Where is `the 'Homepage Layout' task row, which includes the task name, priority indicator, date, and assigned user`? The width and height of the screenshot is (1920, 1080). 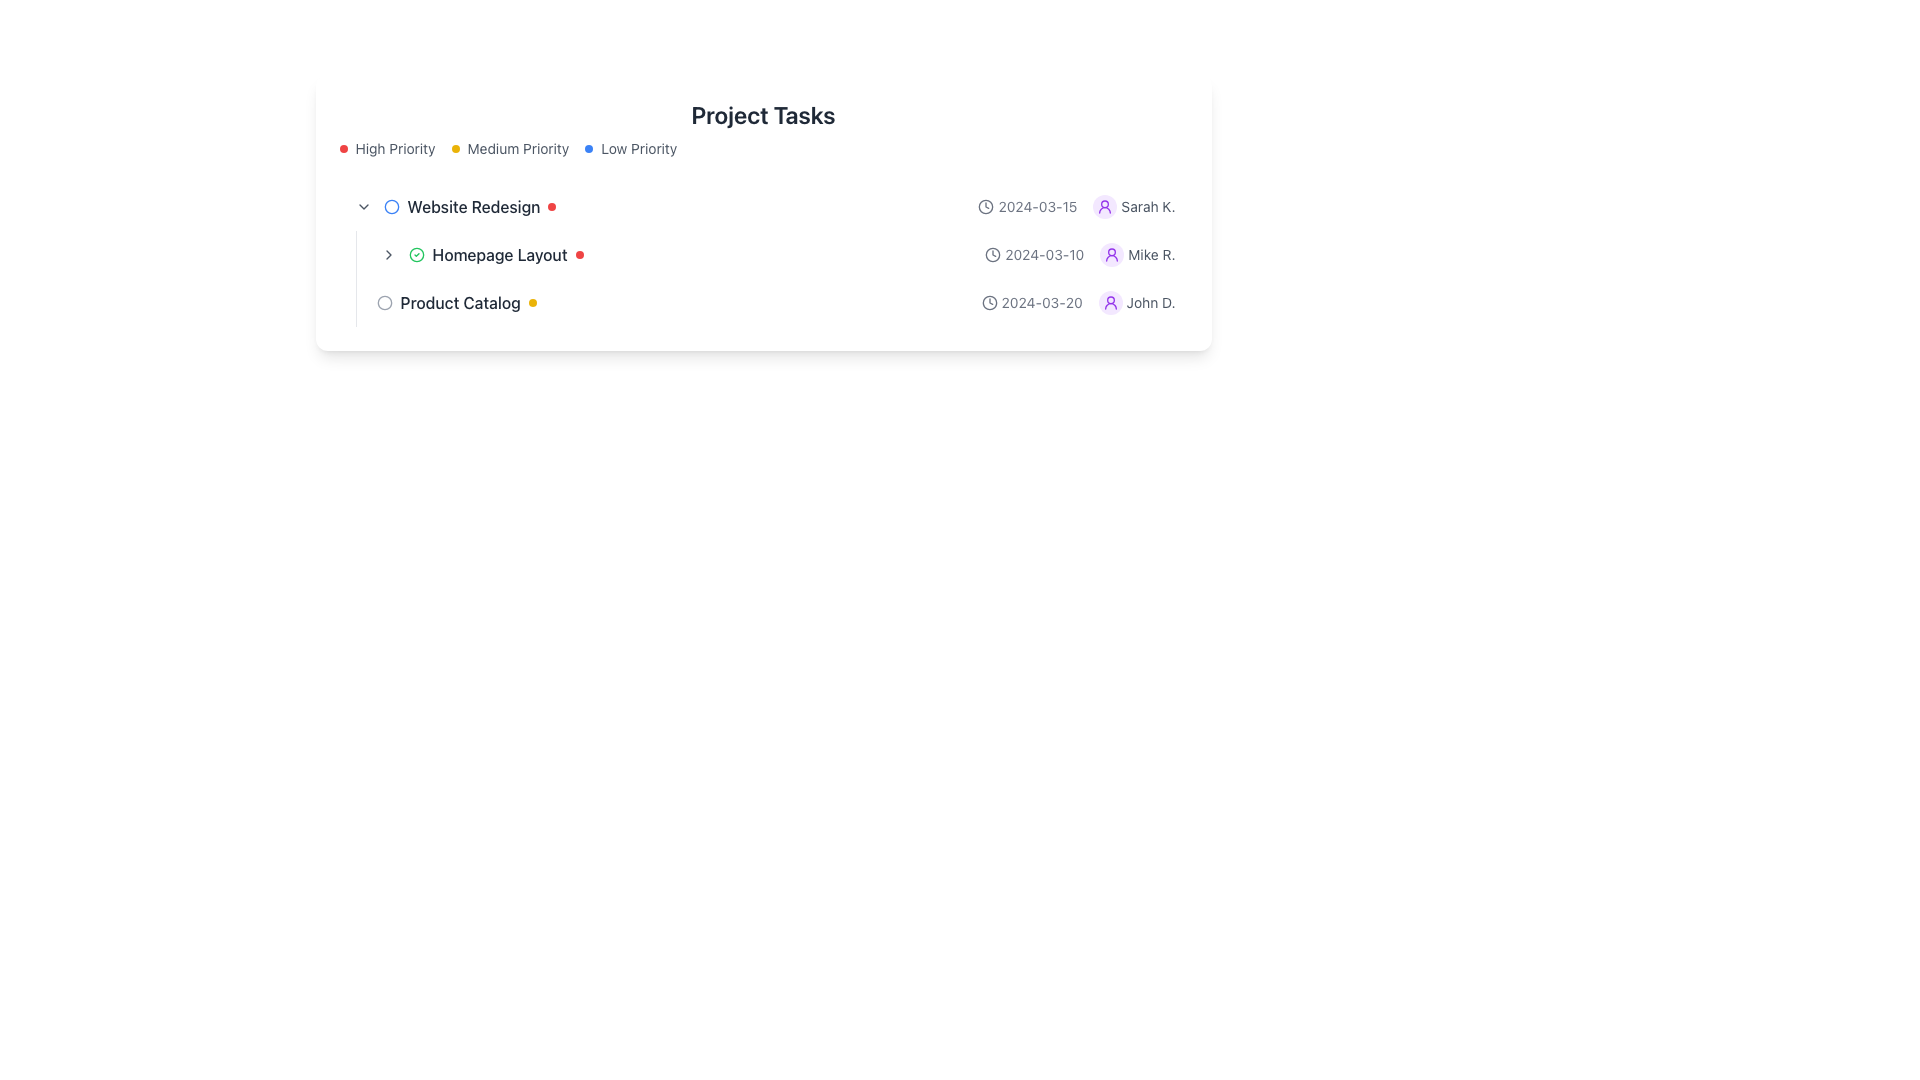 the 'Homepage Layout' task row, which includes the task name, priority indicator, date, and assigned user is located at coordinates (775, 253).